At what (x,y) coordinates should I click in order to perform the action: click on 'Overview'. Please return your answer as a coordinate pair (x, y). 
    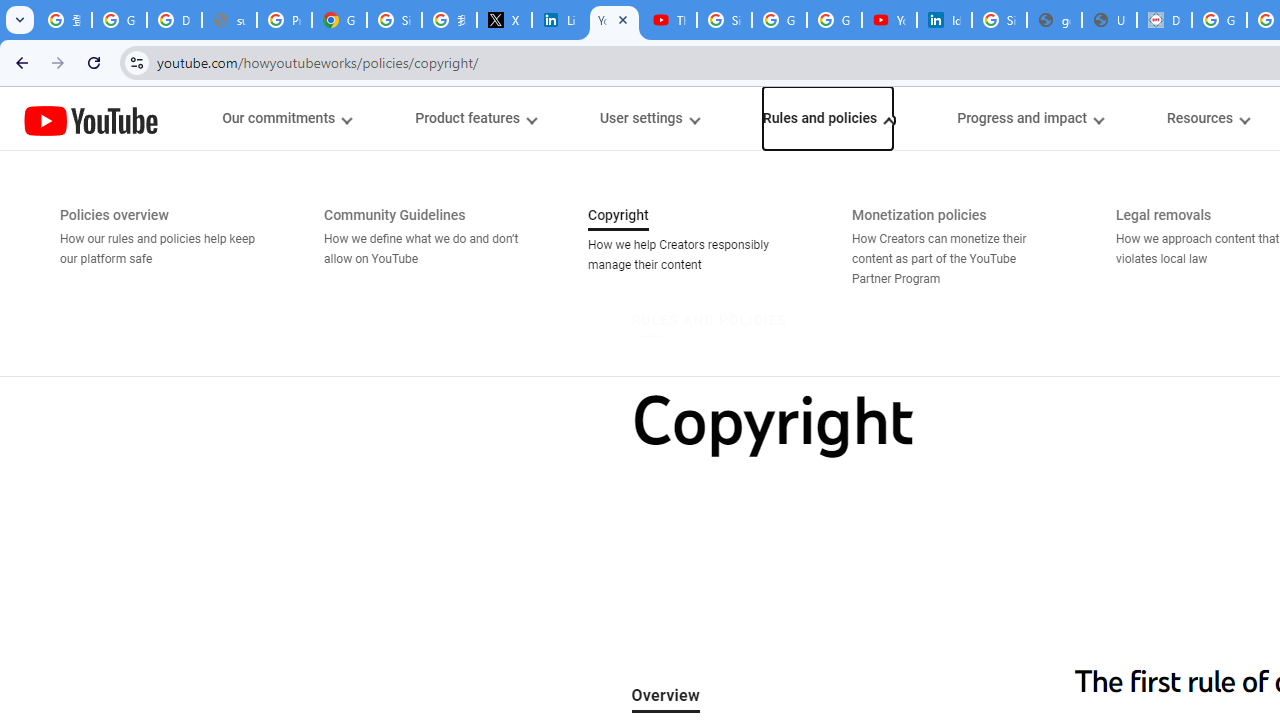
    Looking at the image, I should click on (665, 696).